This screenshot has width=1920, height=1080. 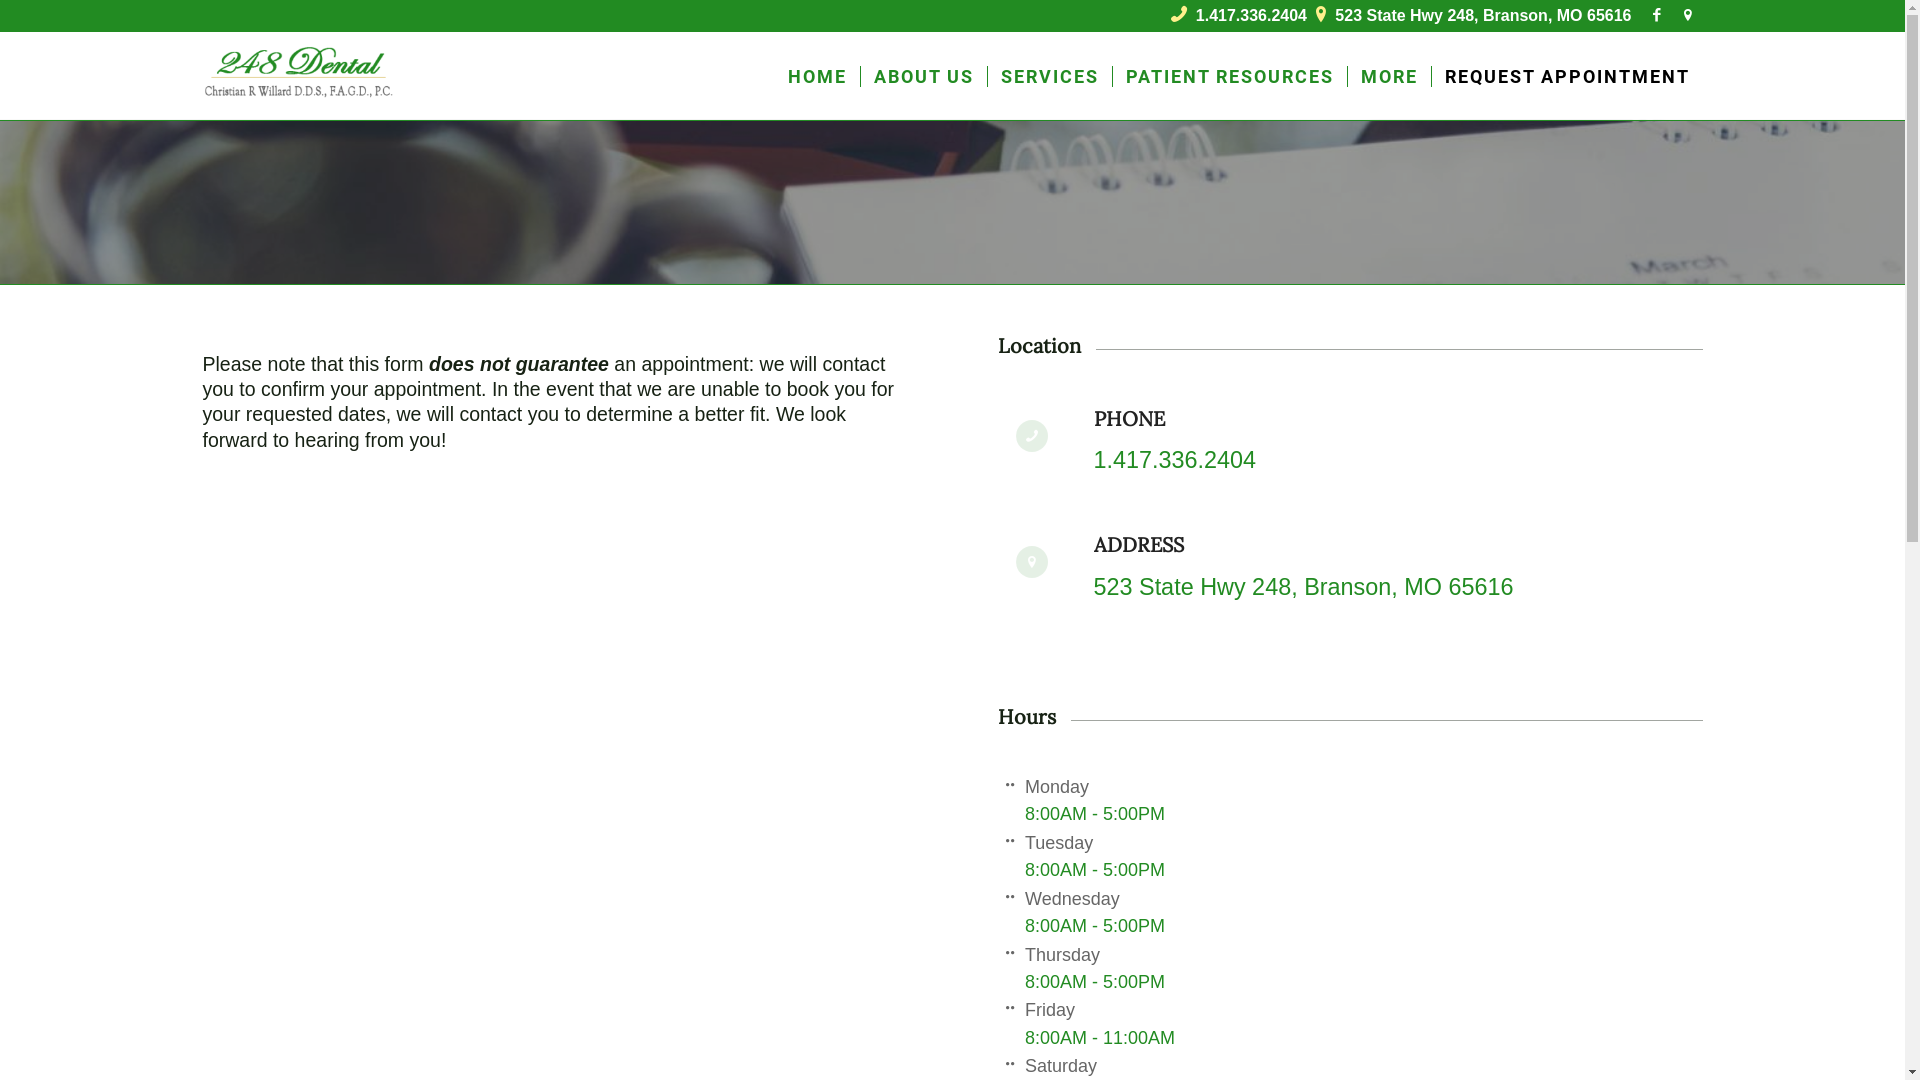 I want to click on 'REQUEST APPOINTMENT', so click(x=1564, y=75).